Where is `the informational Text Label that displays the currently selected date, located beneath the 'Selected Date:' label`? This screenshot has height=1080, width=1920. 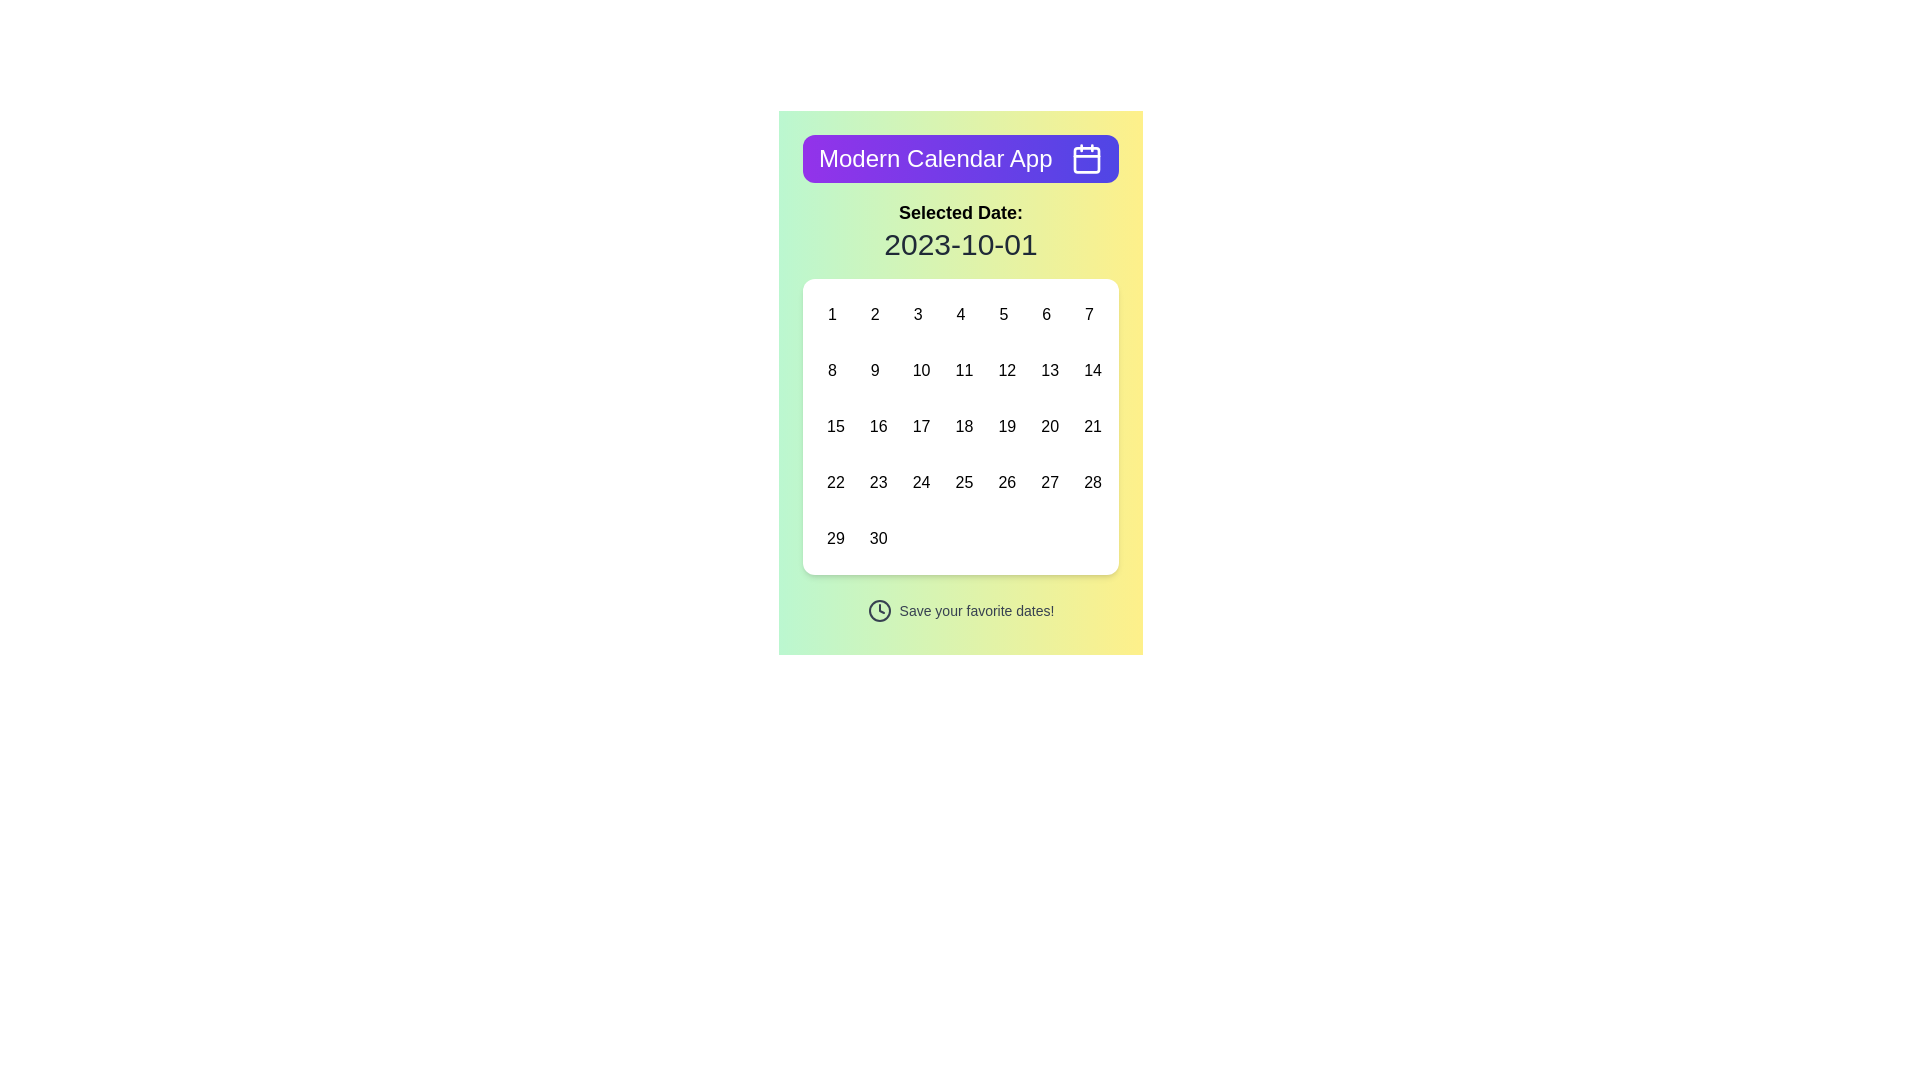
the informational Text Label that displays the currently selected date, located beneath the 'Selected Date:' label is located at coordinates (960, 242).